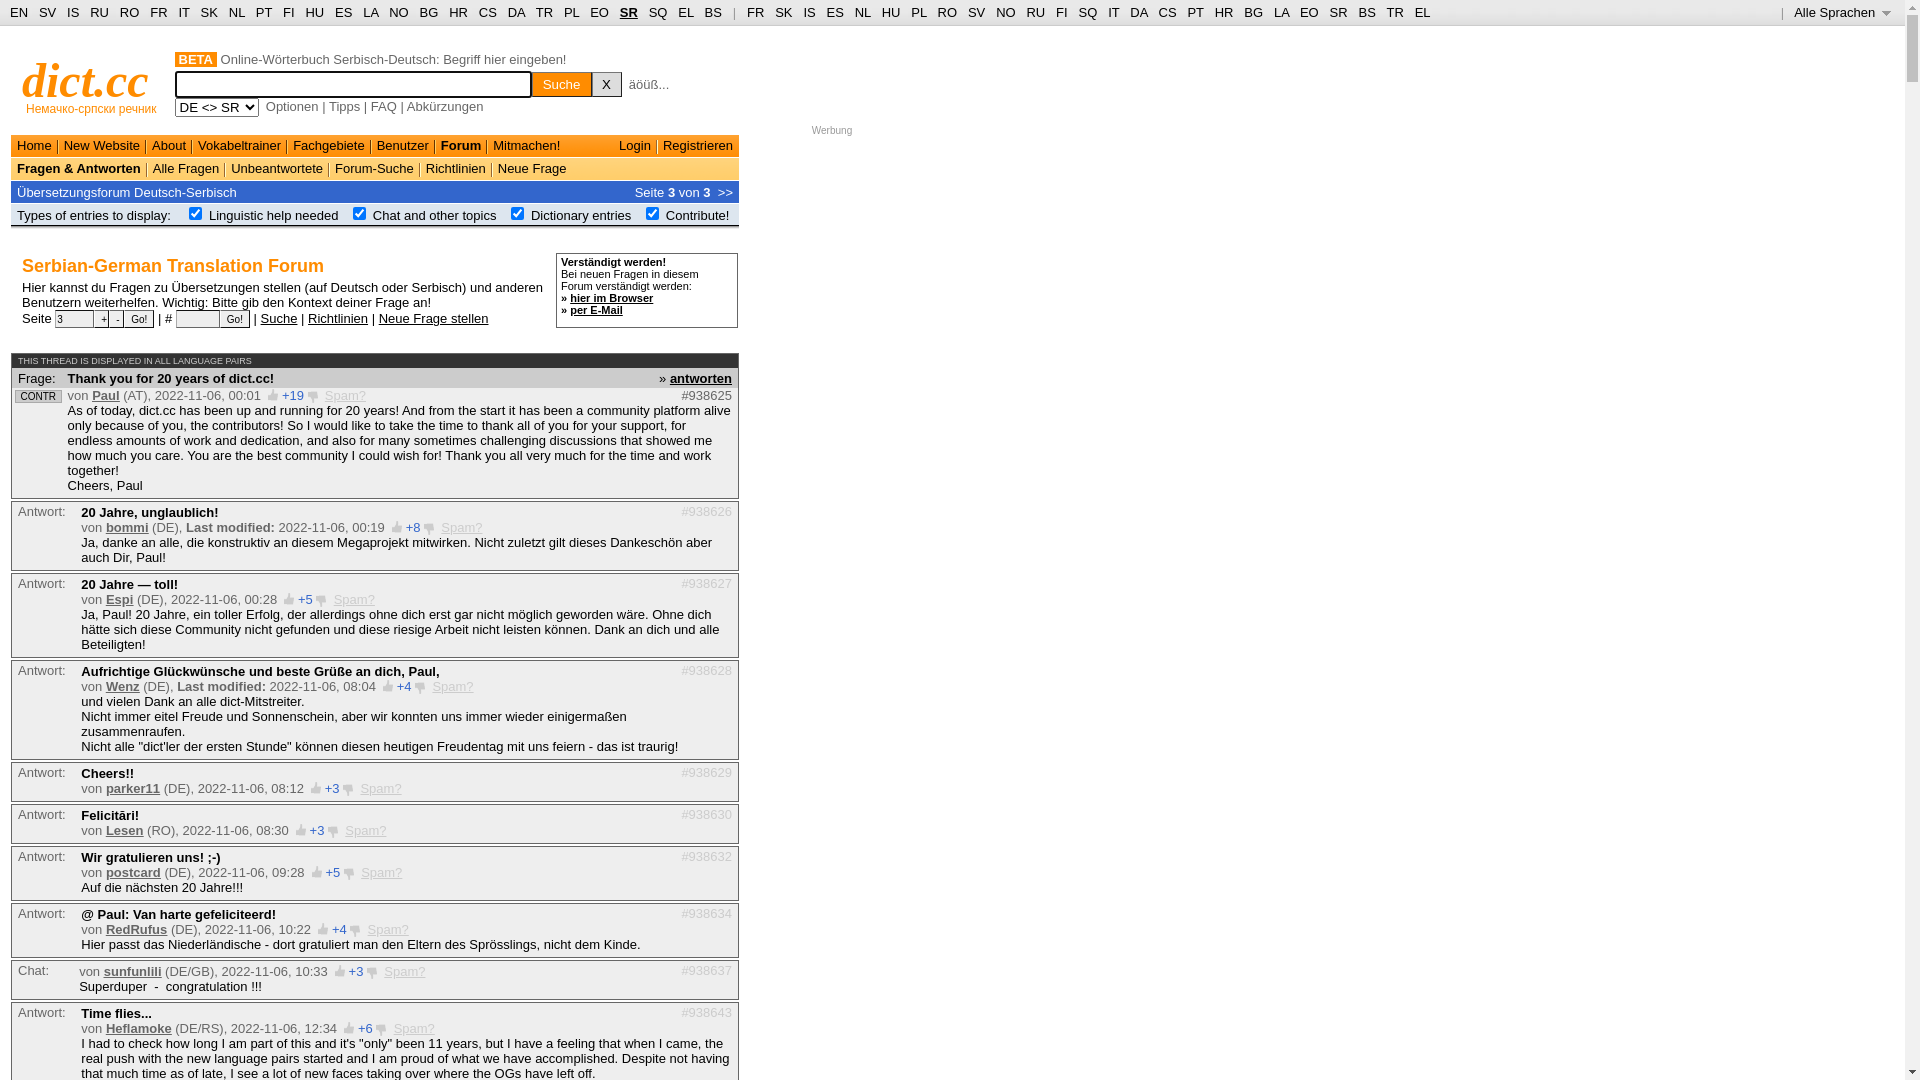 The image size is (1920, 1080). What do you see at coordinates (38, 396) in the screenshot?
I see `'CONTR'` at bounding box center [38, 396].